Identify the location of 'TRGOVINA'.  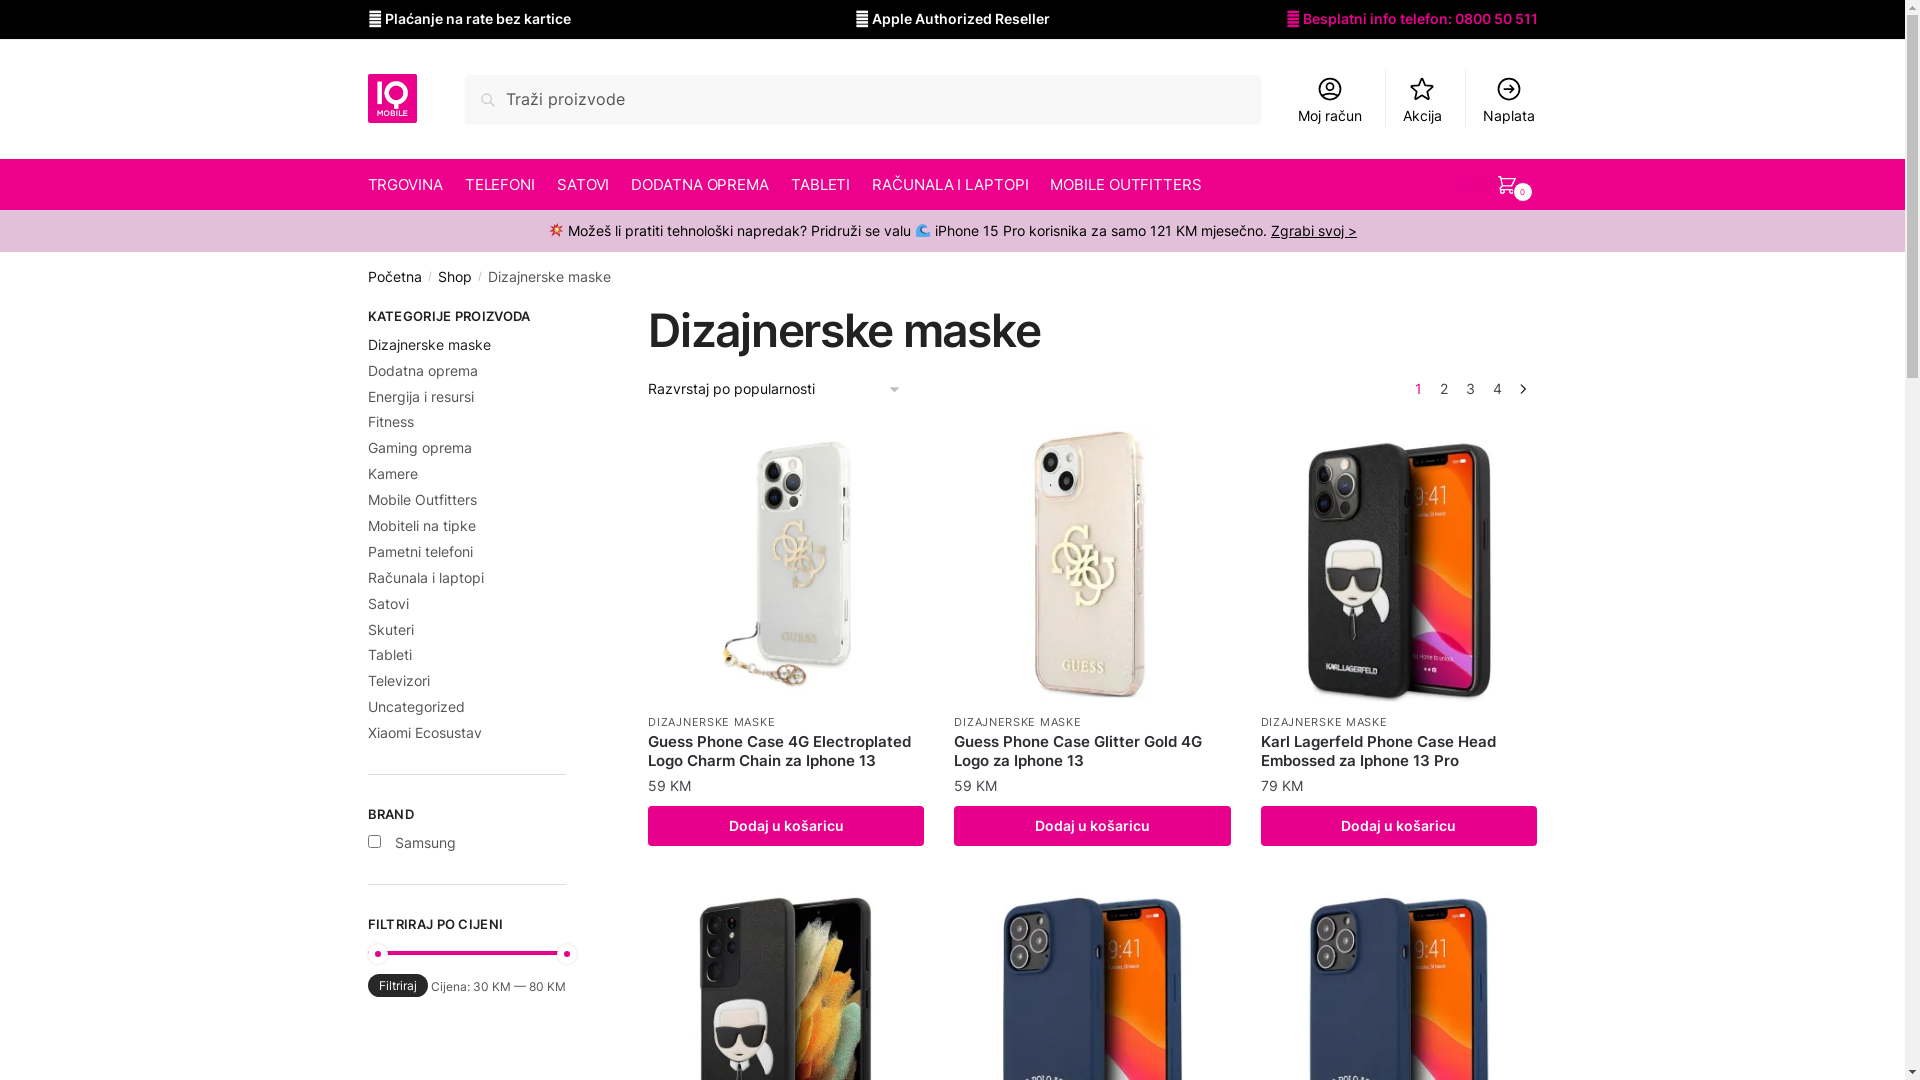
(408, 185).